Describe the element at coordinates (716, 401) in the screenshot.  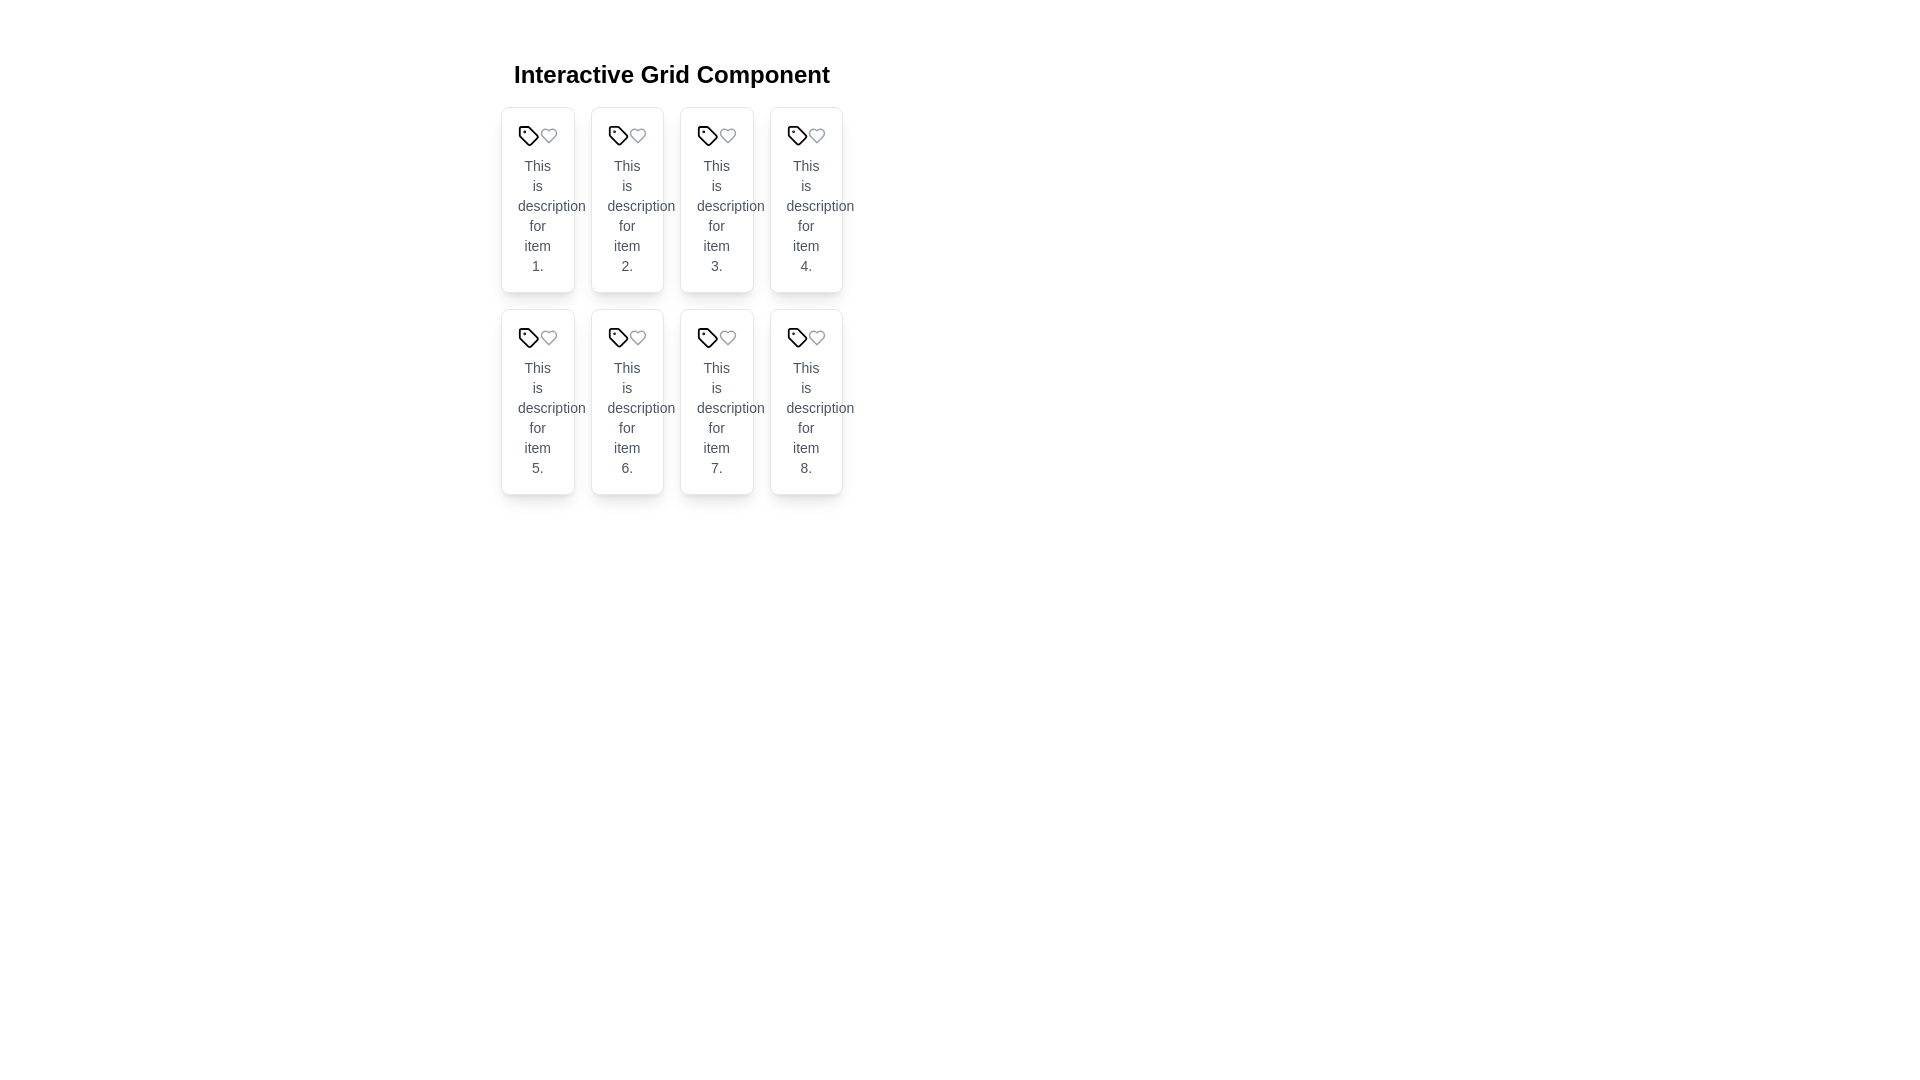
I see `the seventh tile in the grid layout` at that location.